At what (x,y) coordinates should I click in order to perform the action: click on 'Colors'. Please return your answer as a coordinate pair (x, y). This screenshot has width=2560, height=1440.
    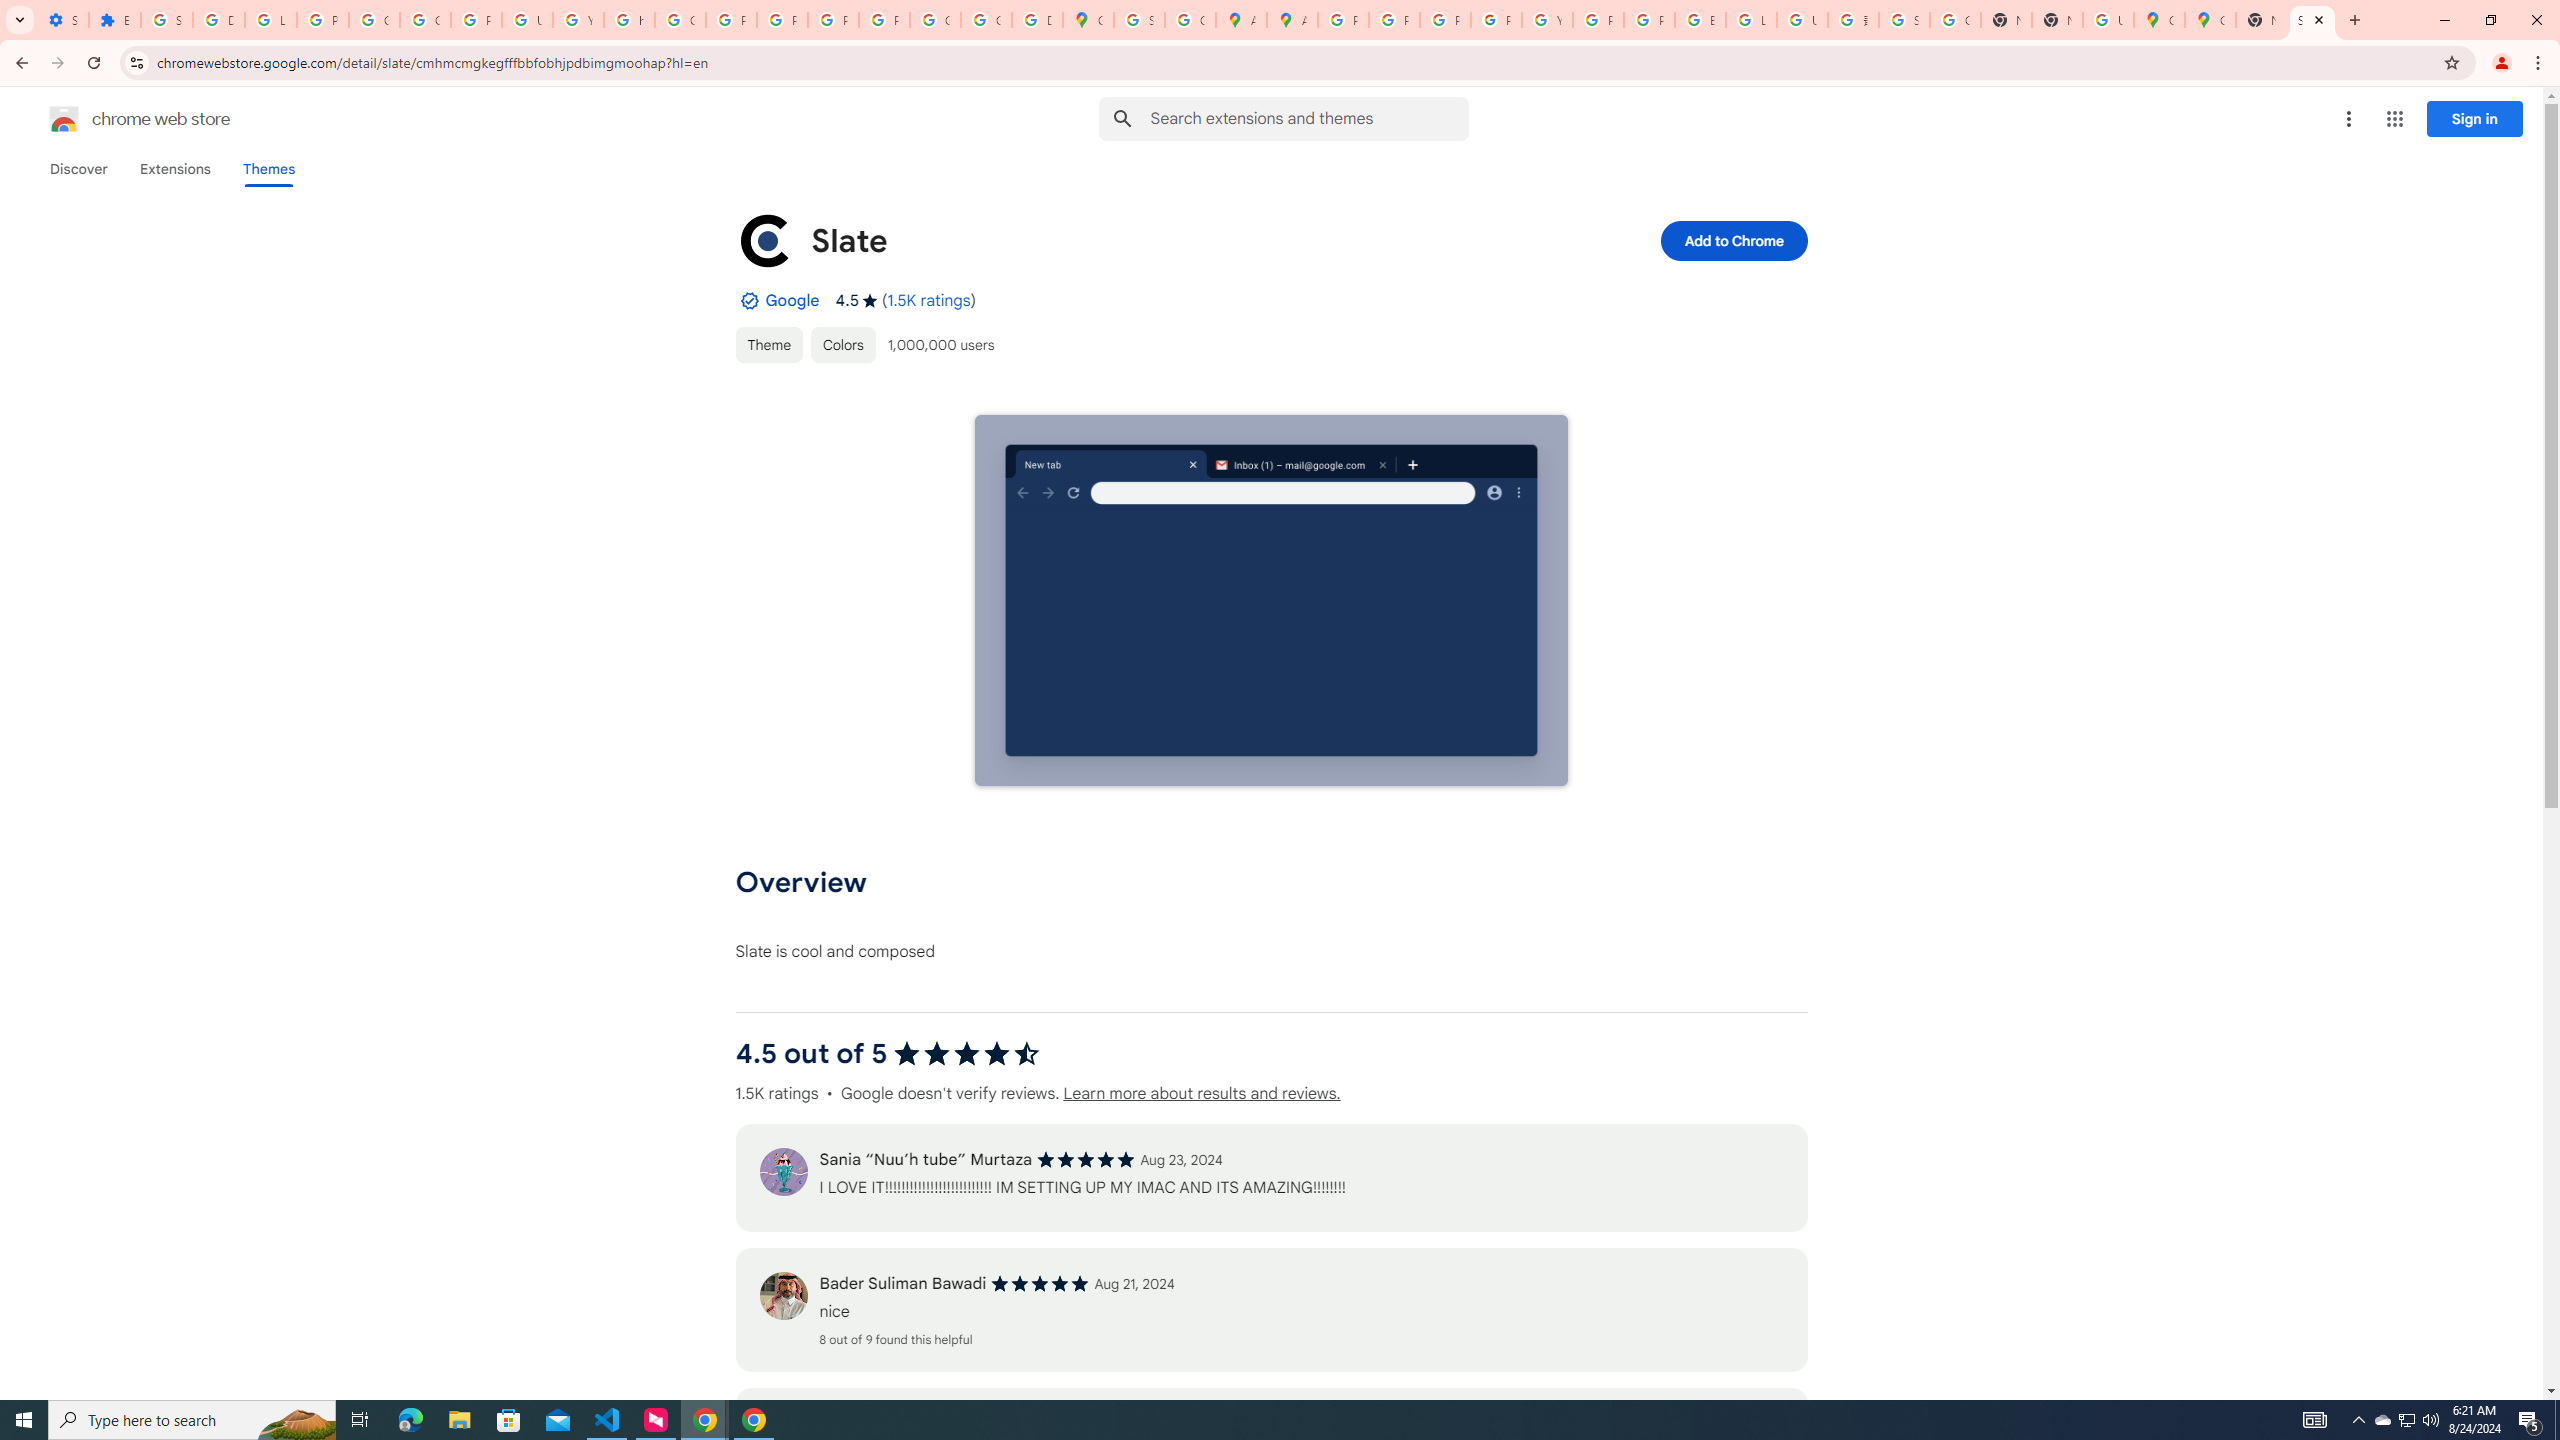
    Looking at the image, I should click on (843, 344).